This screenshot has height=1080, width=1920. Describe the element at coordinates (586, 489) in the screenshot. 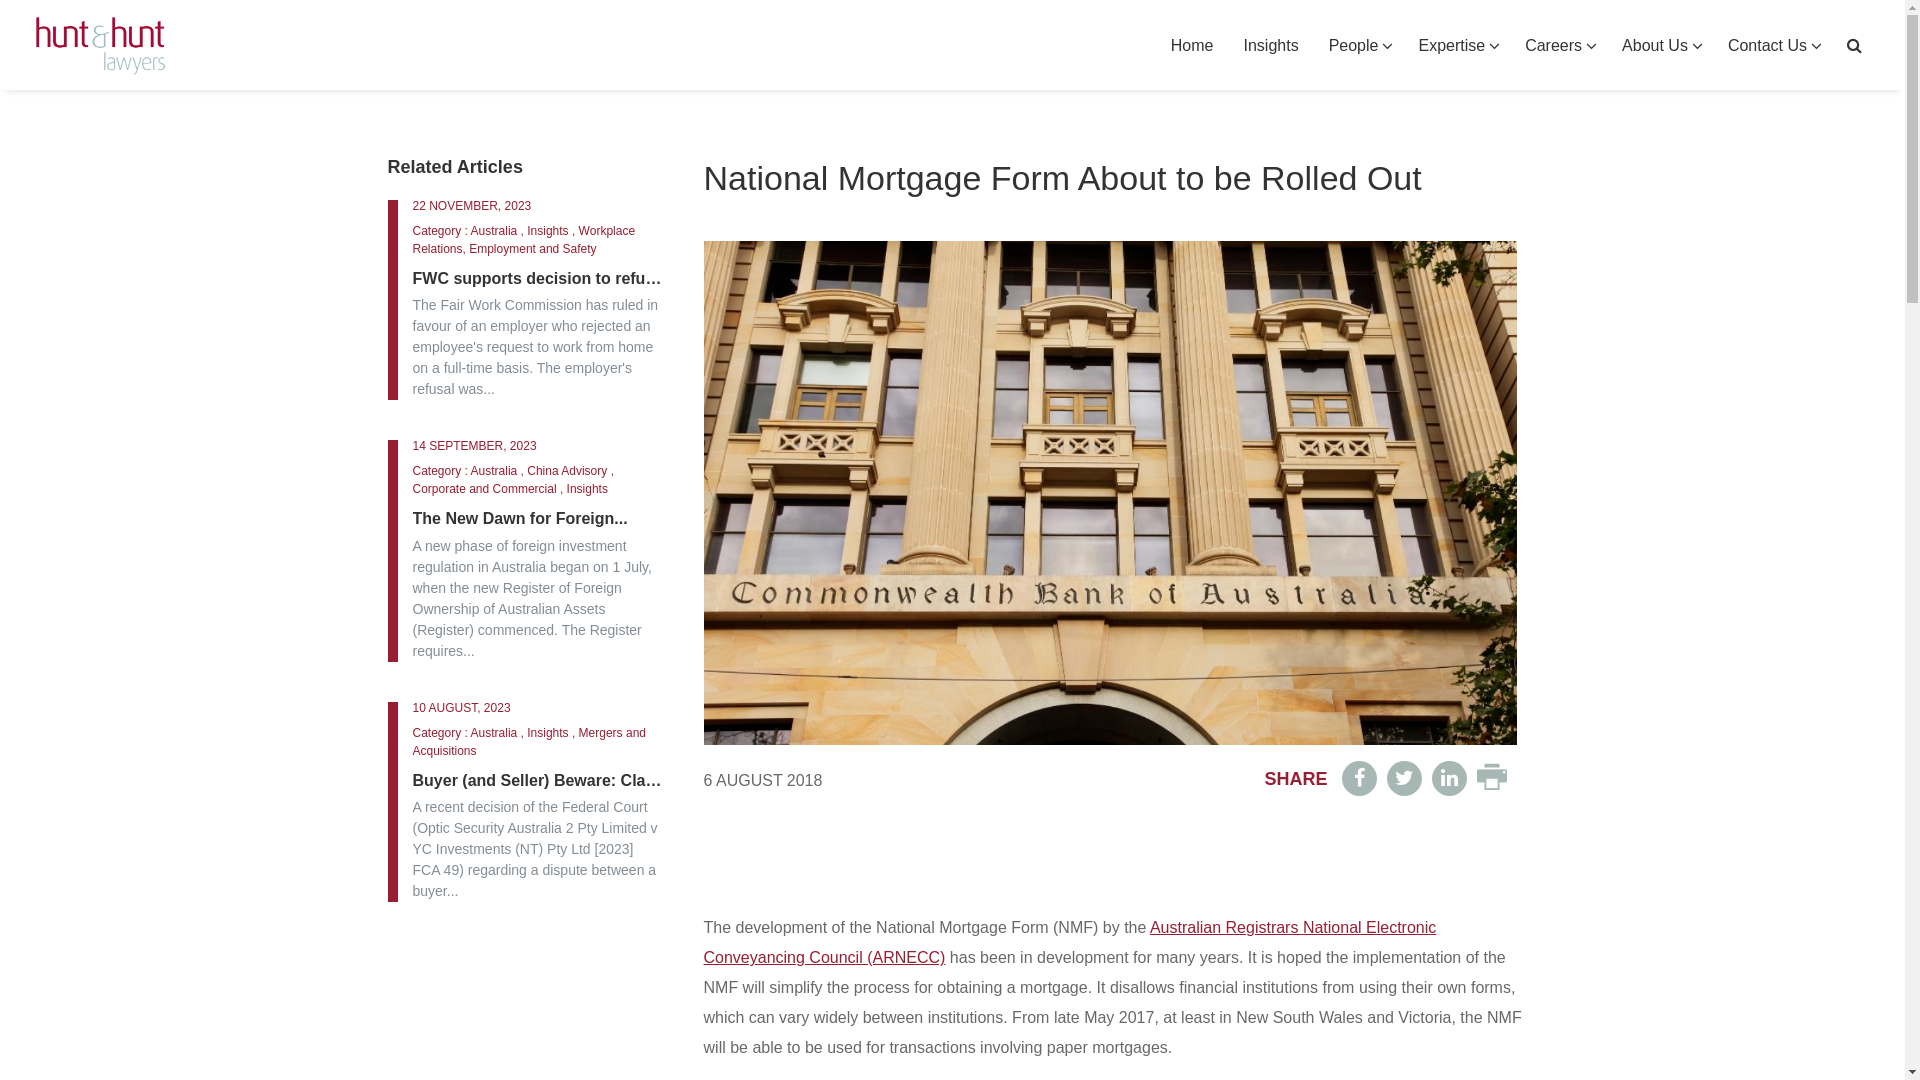

I see `'Insights'` at that location.